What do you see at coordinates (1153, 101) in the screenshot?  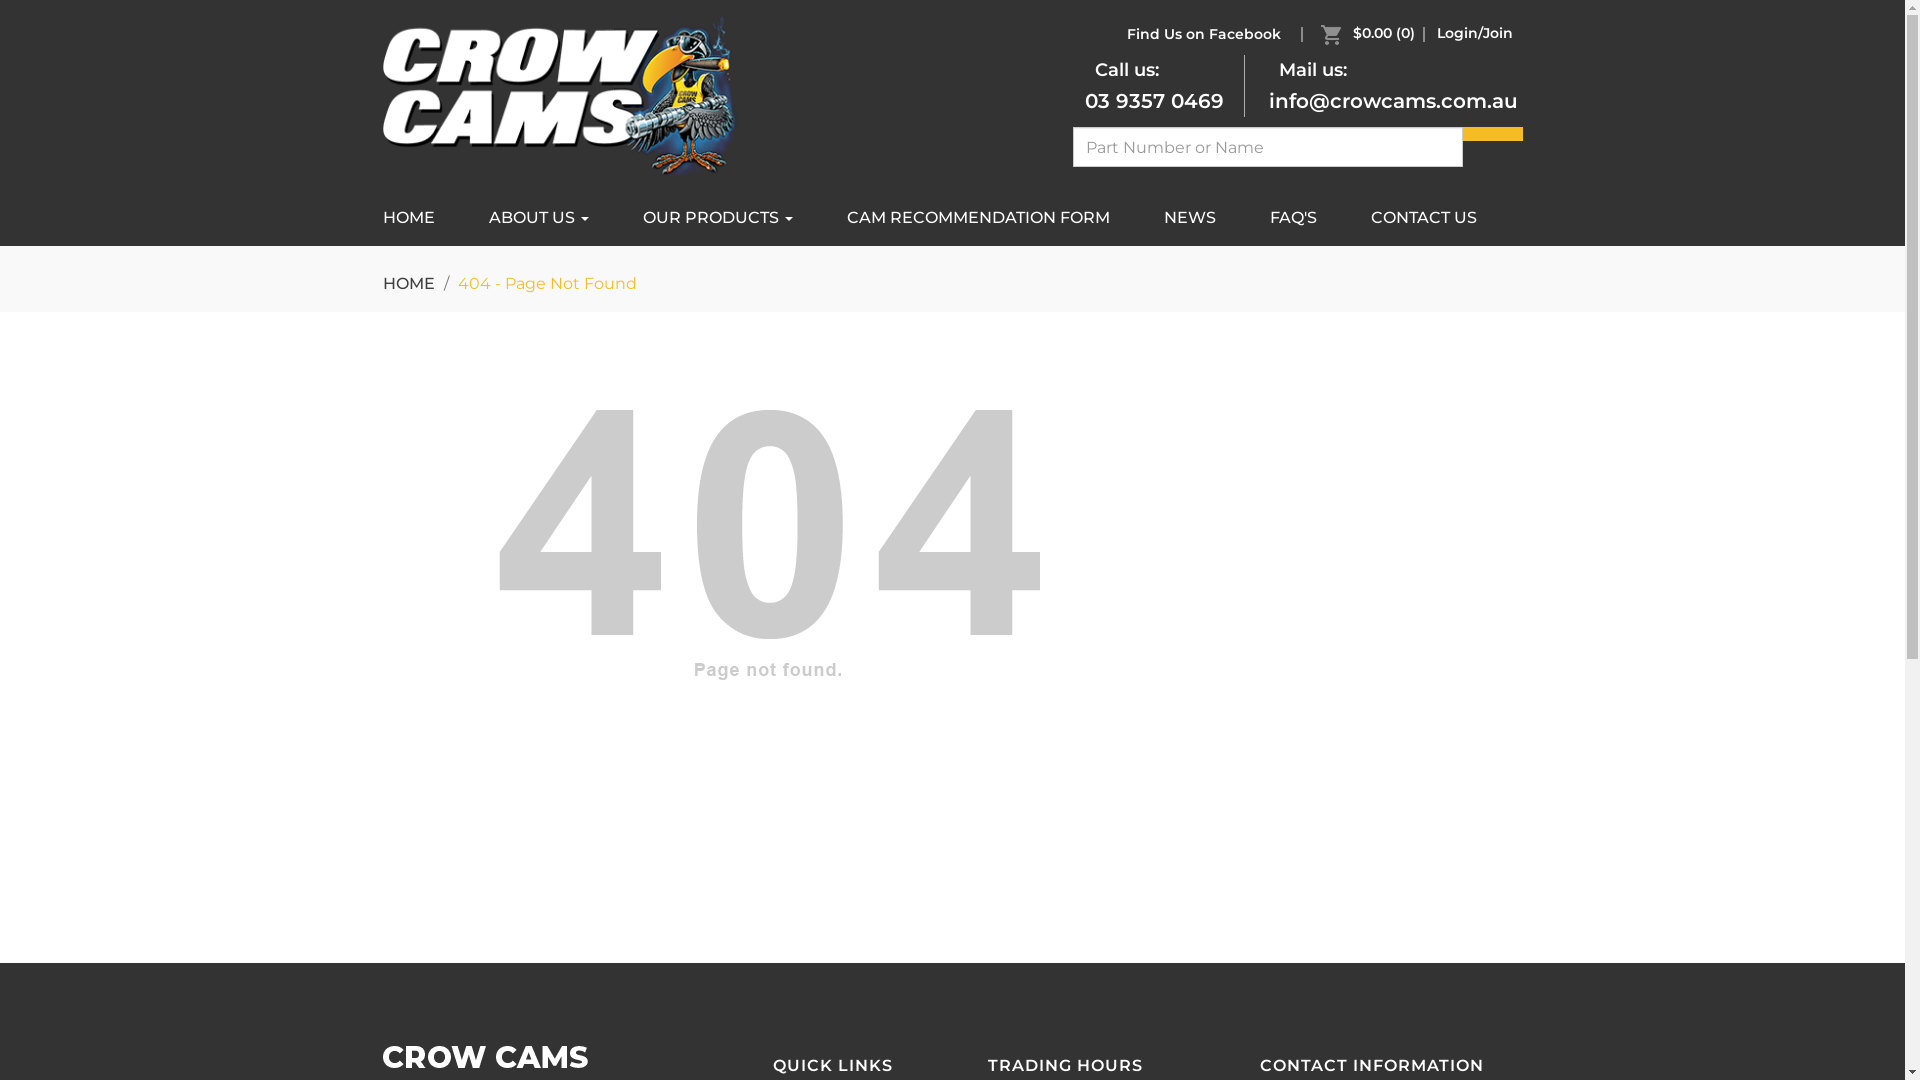 I see `'03 9357 0469'` at bounding box center [1153, 101].